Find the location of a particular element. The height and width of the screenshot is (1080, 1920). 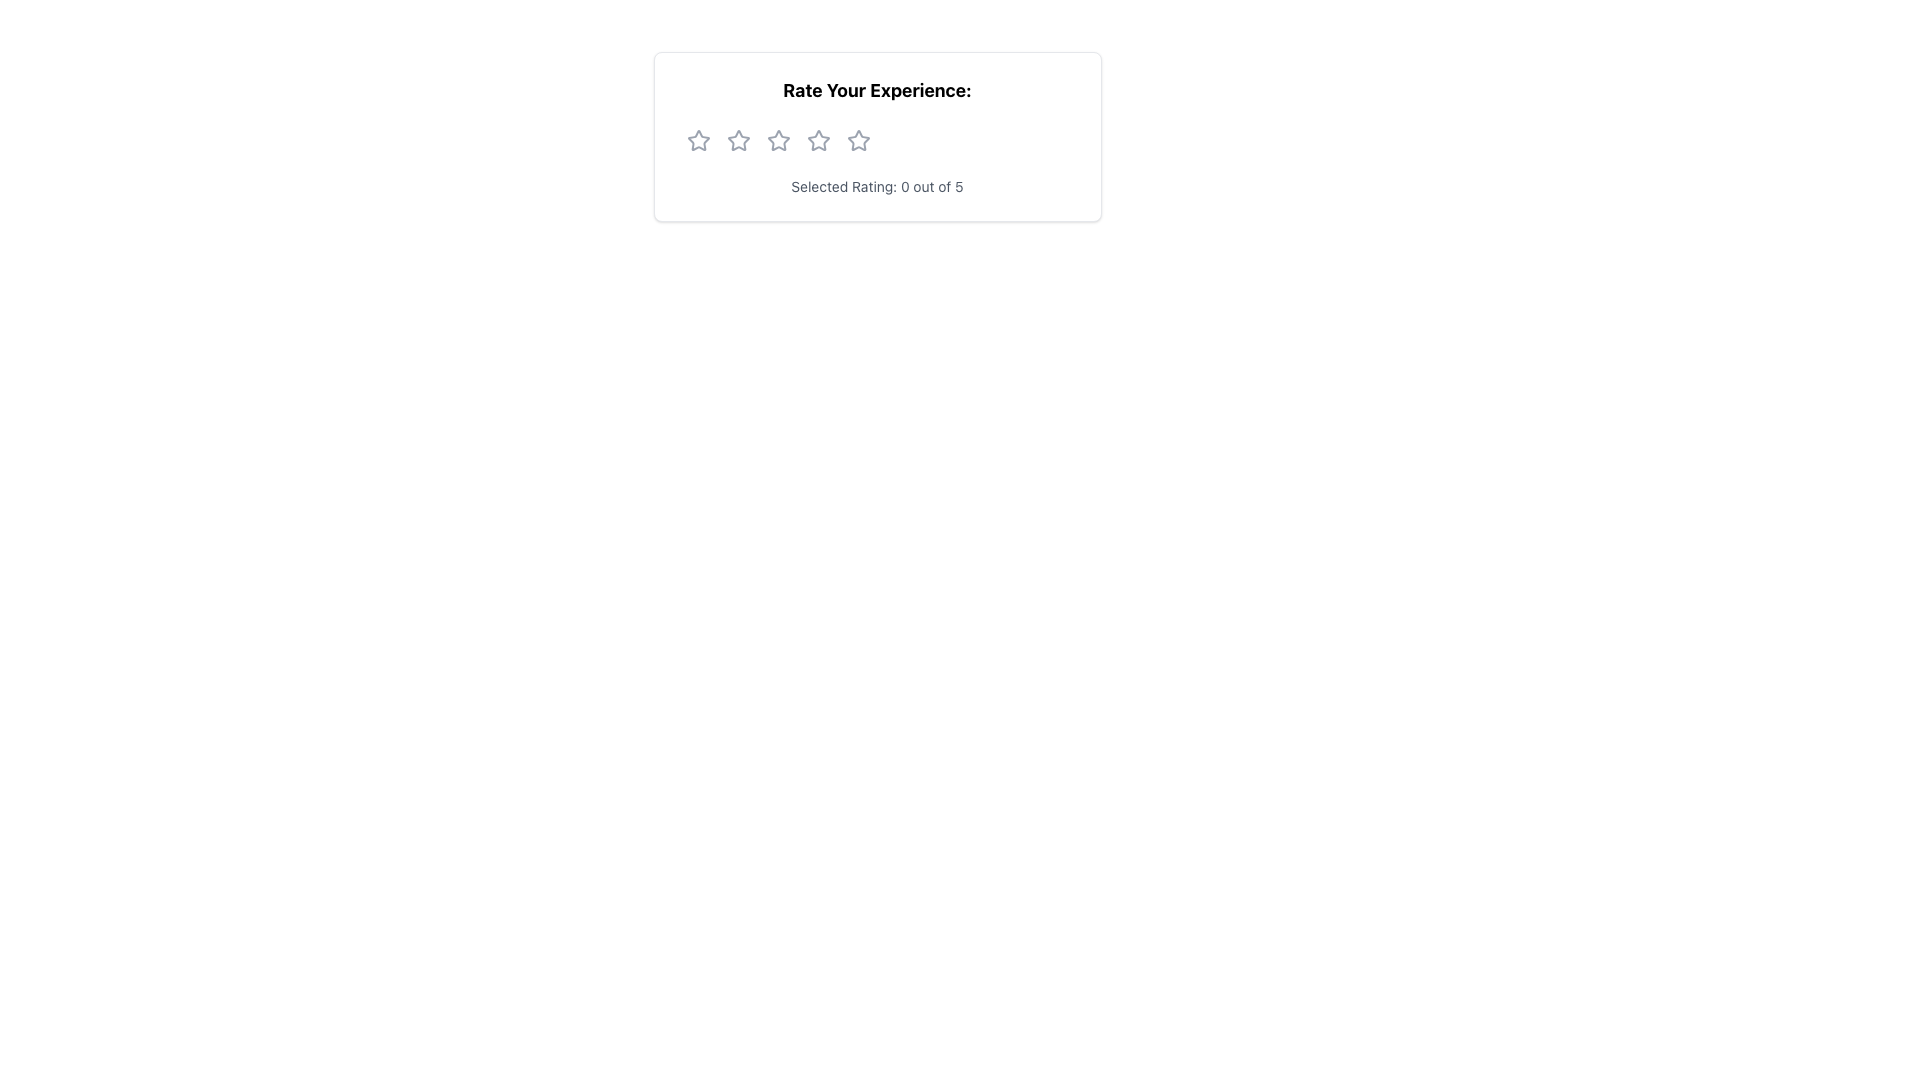

the second star in the star rating icon is located at coordinates (737, 139).